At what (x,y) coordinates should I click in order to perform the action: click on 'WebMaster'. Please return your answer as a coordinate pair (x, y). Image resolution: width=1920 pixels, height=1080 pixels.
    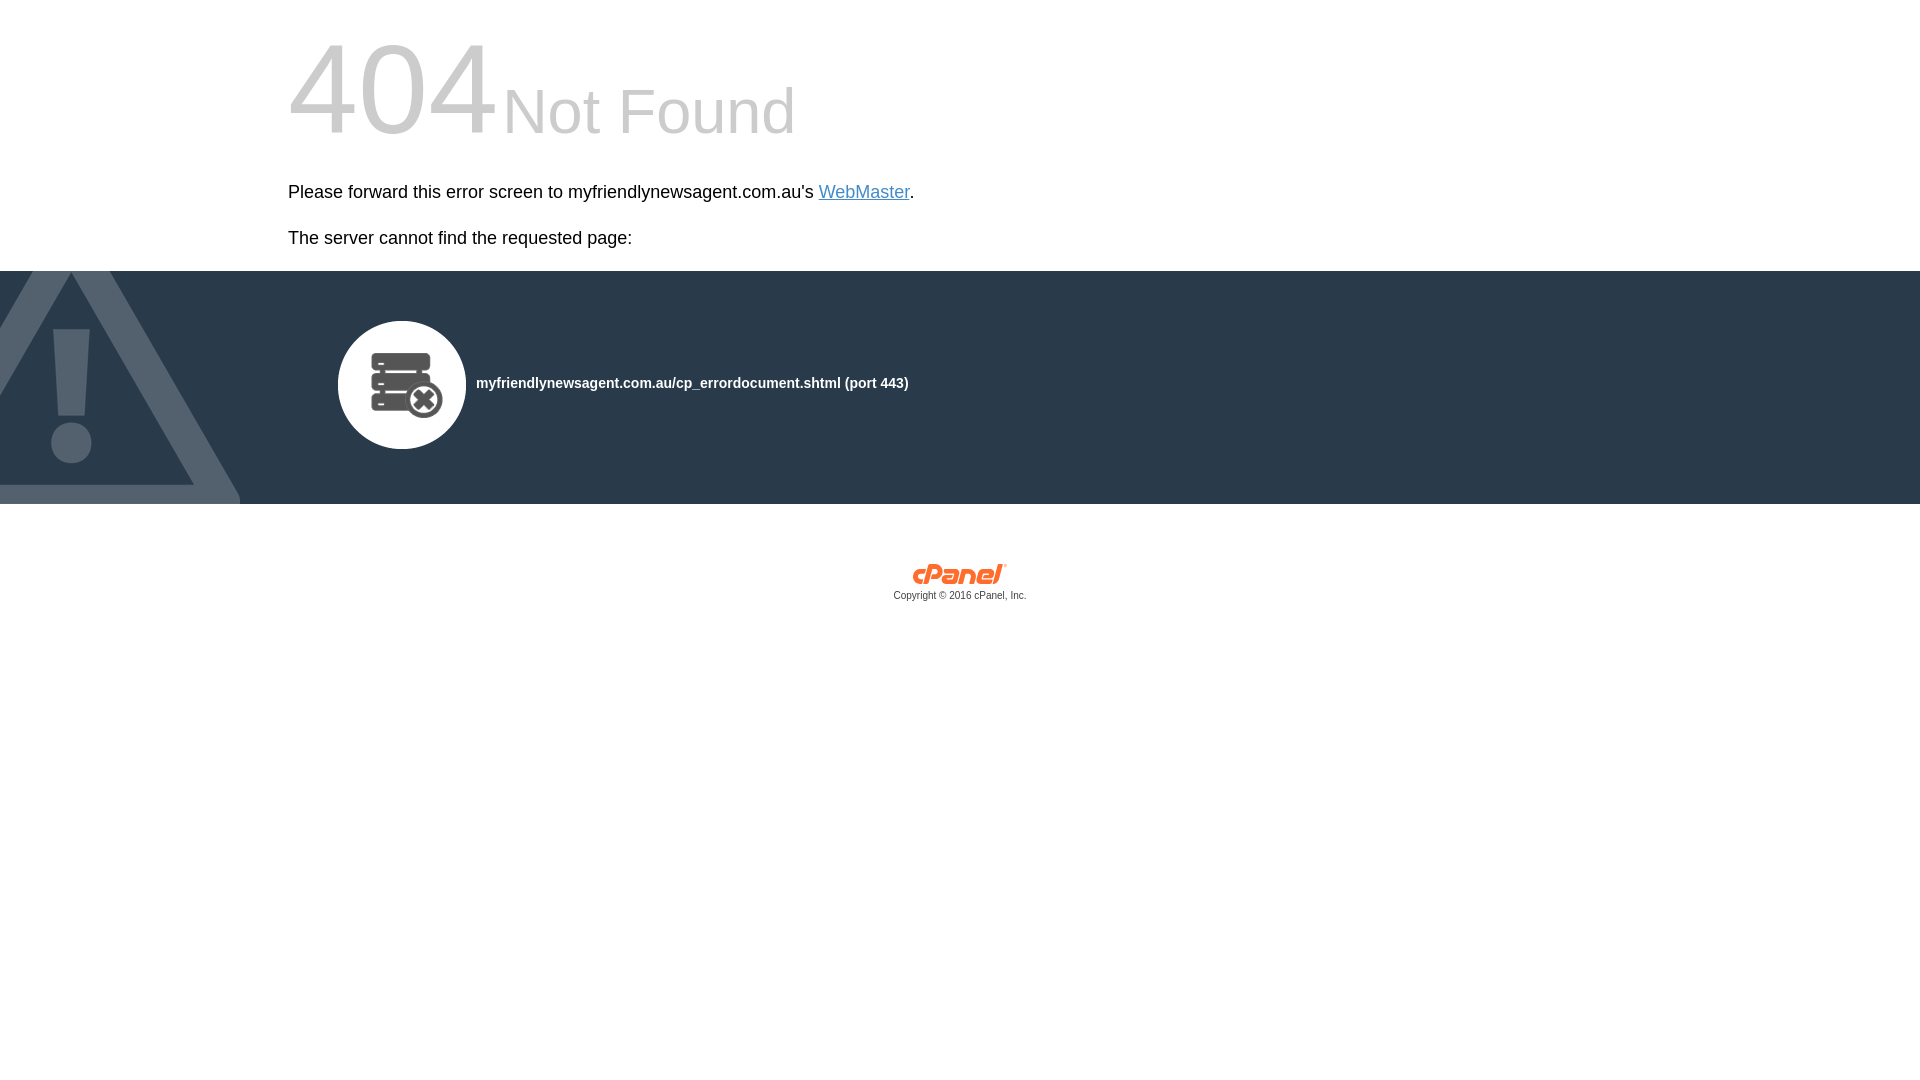
    Looking at the image, I should click on (864, 192).